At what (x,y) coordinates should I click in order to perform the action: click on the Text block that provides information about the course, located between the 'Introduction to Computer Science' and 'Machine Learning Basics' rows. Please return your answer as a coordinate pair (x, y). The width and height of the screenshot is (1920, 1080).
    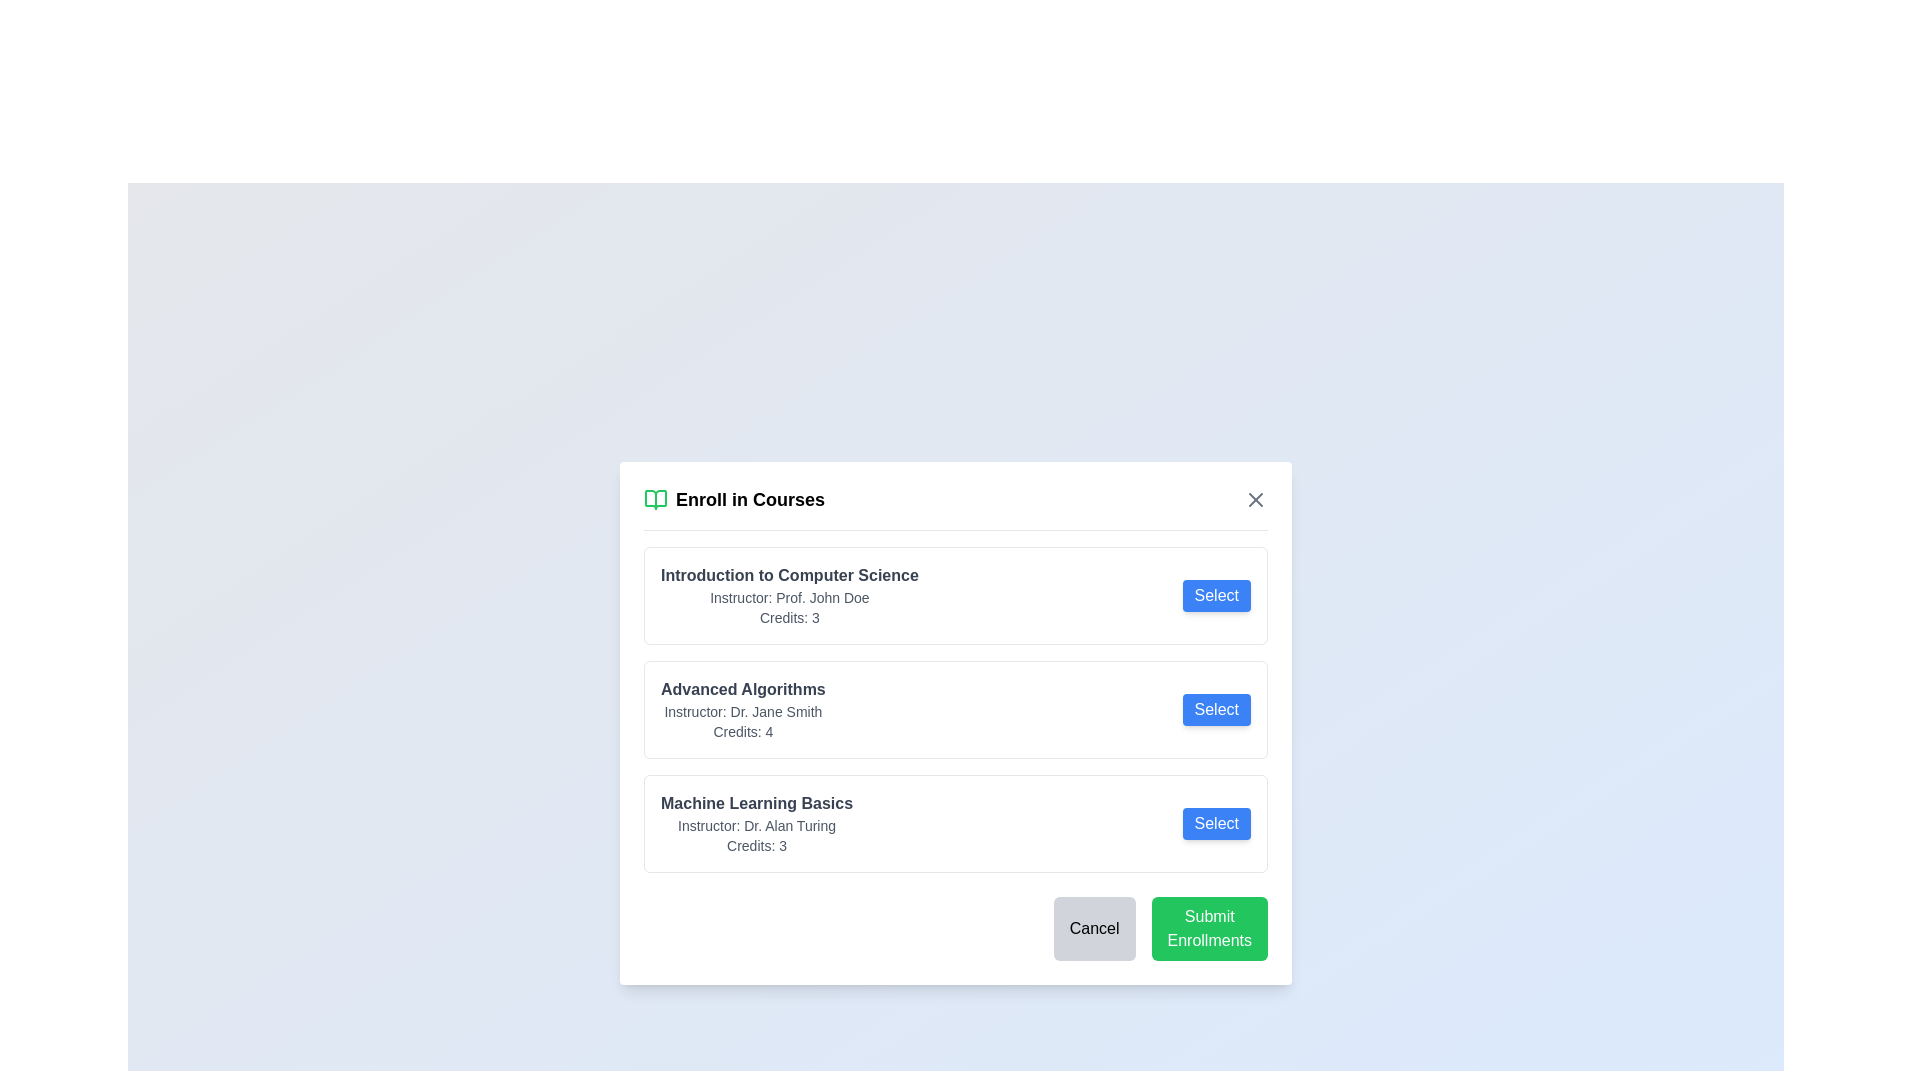
    Looking at the image, I should click on (742, 708).